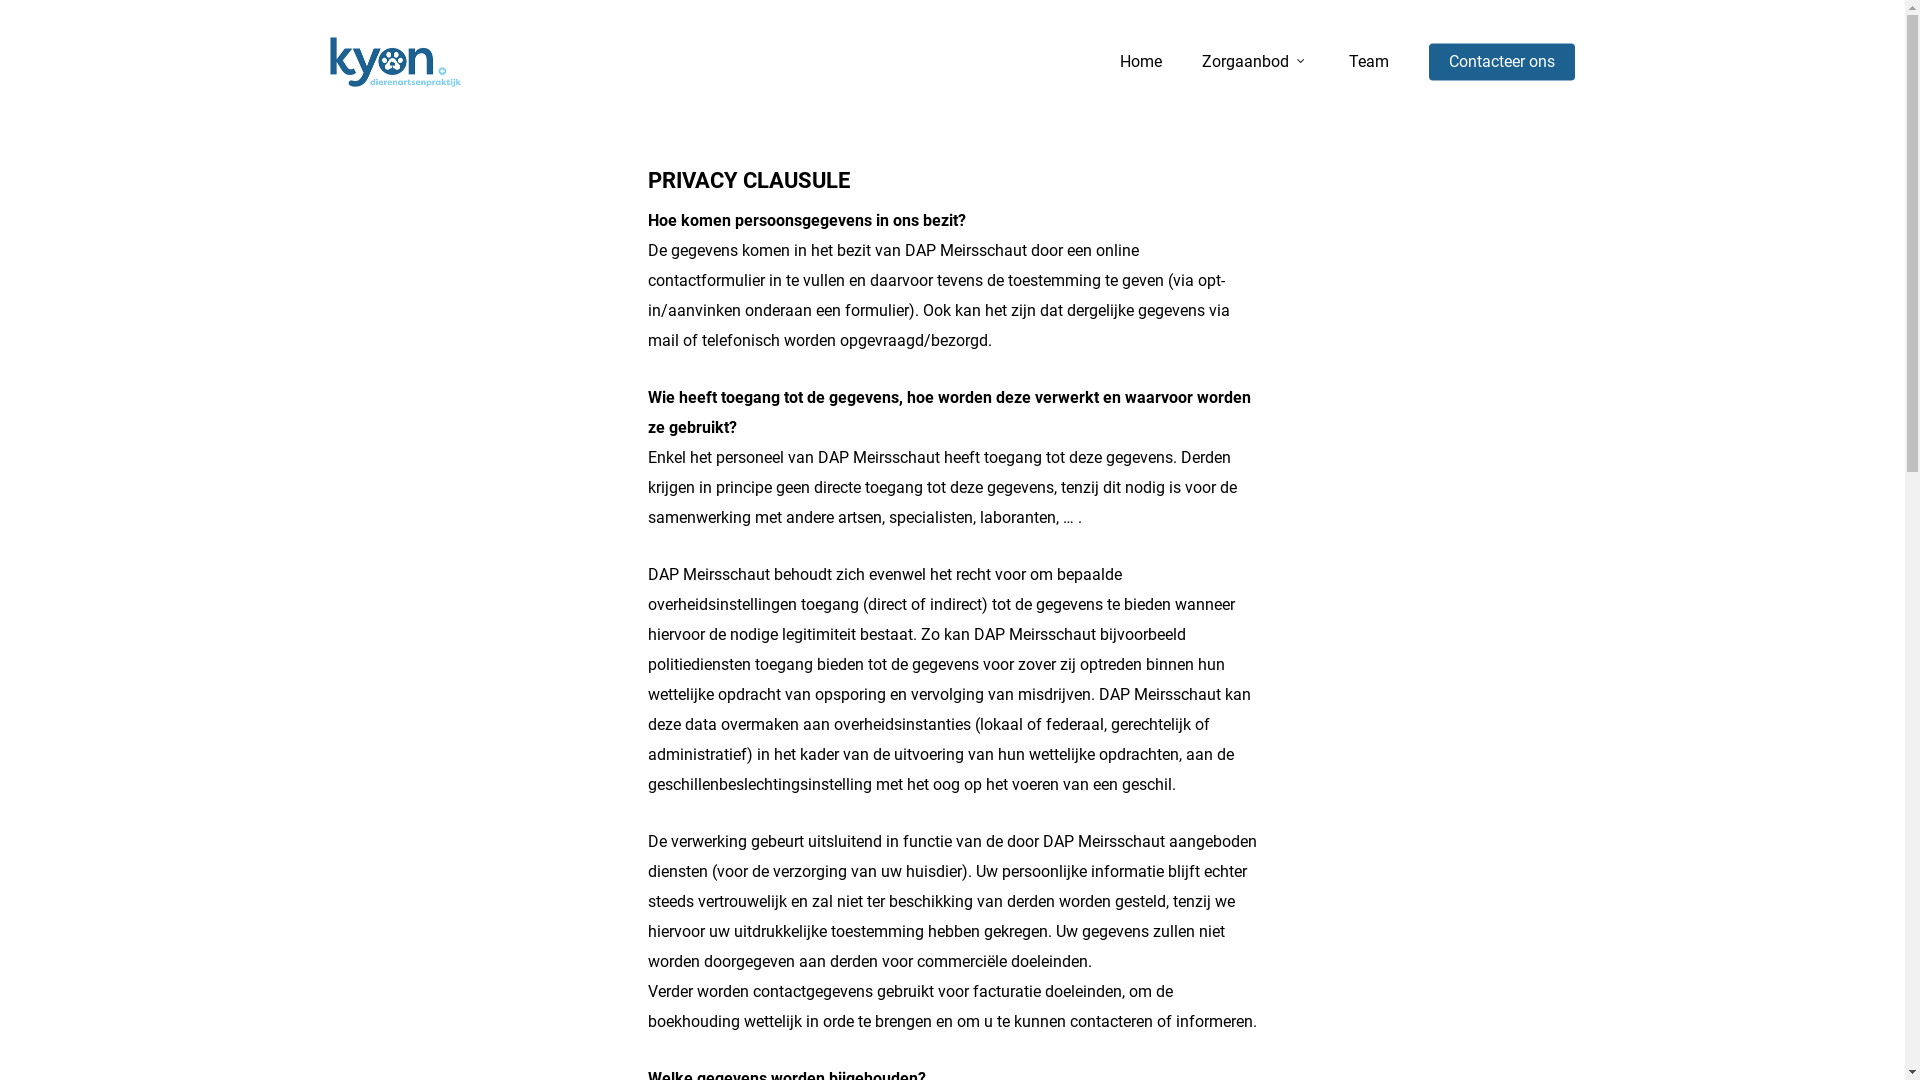 Image resolution: width=1920 pixels, height=1080 pixels. What do you see at coordinates (1254, 60) in the screenshot?
I see `'Zorgaanbod'` at bounding box center [1254, 60].